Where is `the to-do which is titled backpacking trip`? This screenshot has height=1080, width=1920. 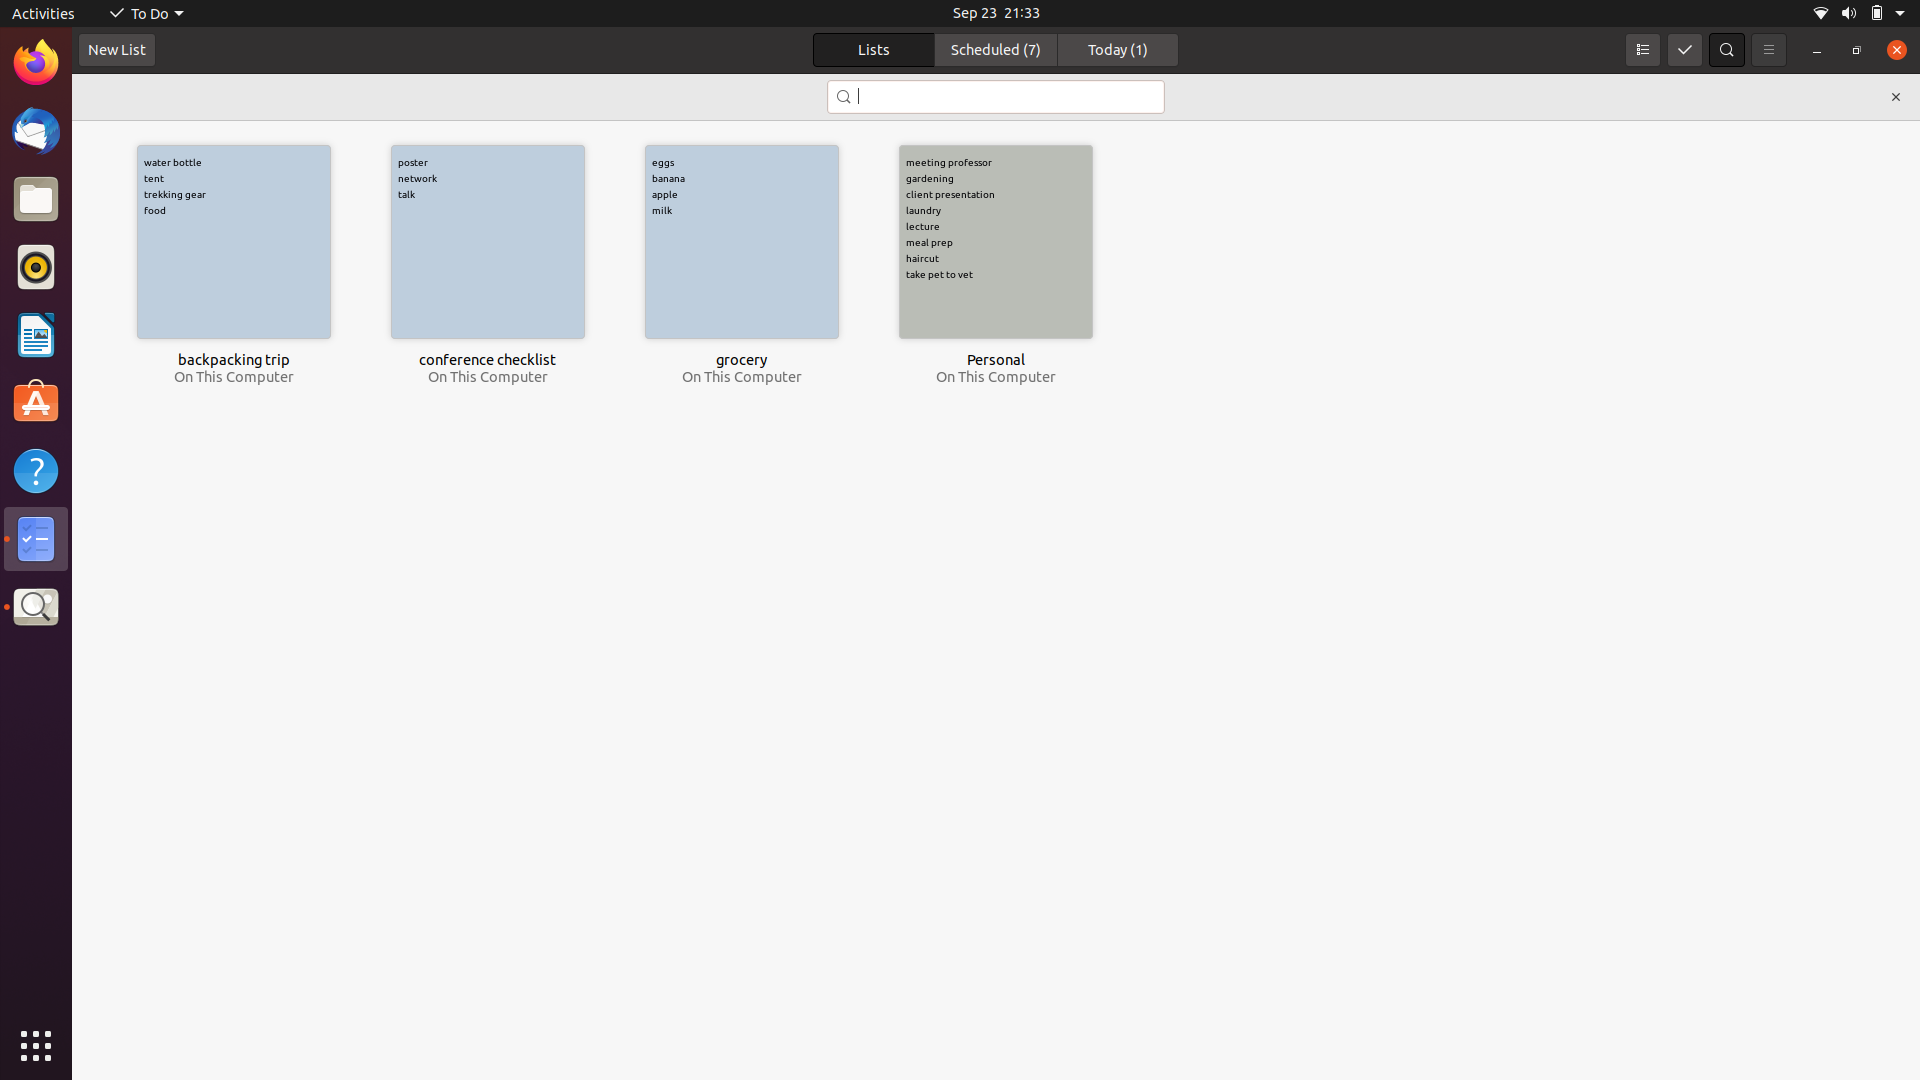
the to-do which is titled backpacking trip is located at coordinates (233, 241).